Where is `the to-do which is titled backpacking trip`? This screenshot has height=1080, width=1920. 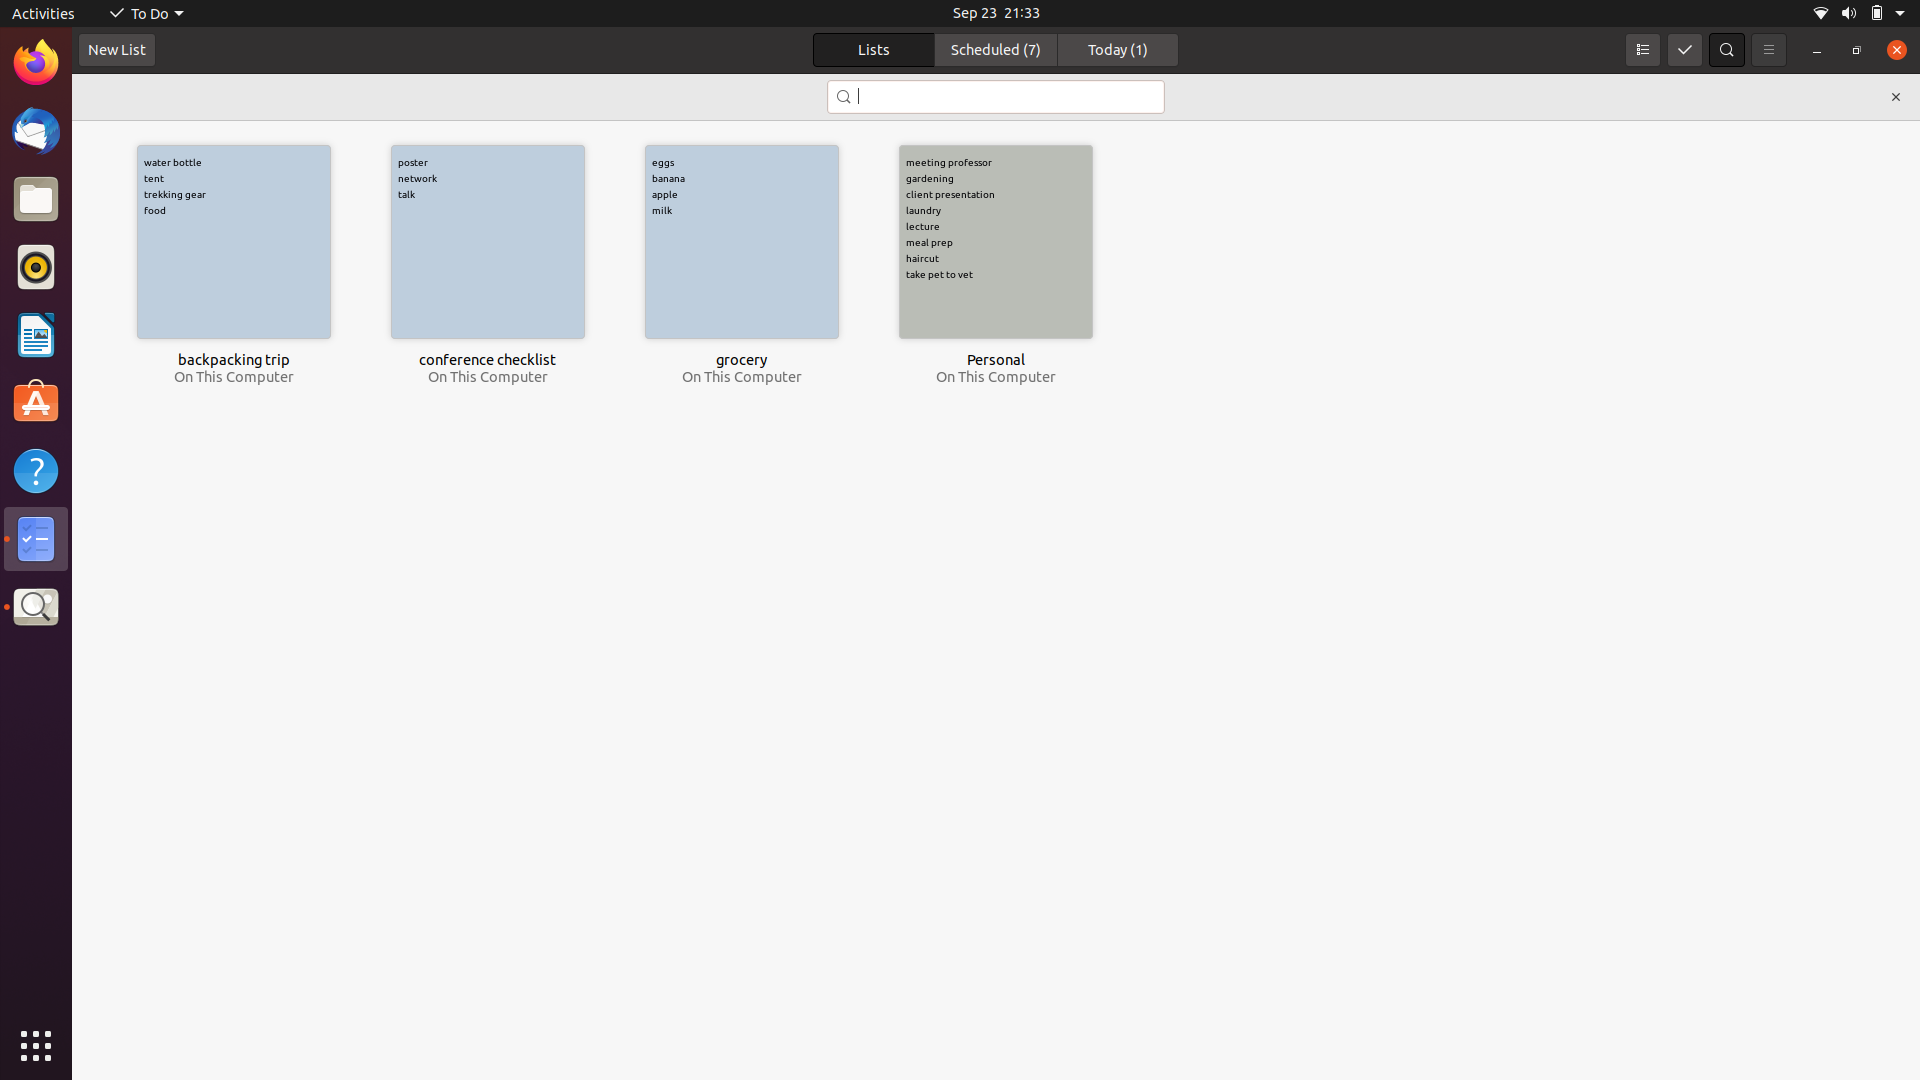
the to-do which is titled backpacking trip is located at coordinates (233, 241).